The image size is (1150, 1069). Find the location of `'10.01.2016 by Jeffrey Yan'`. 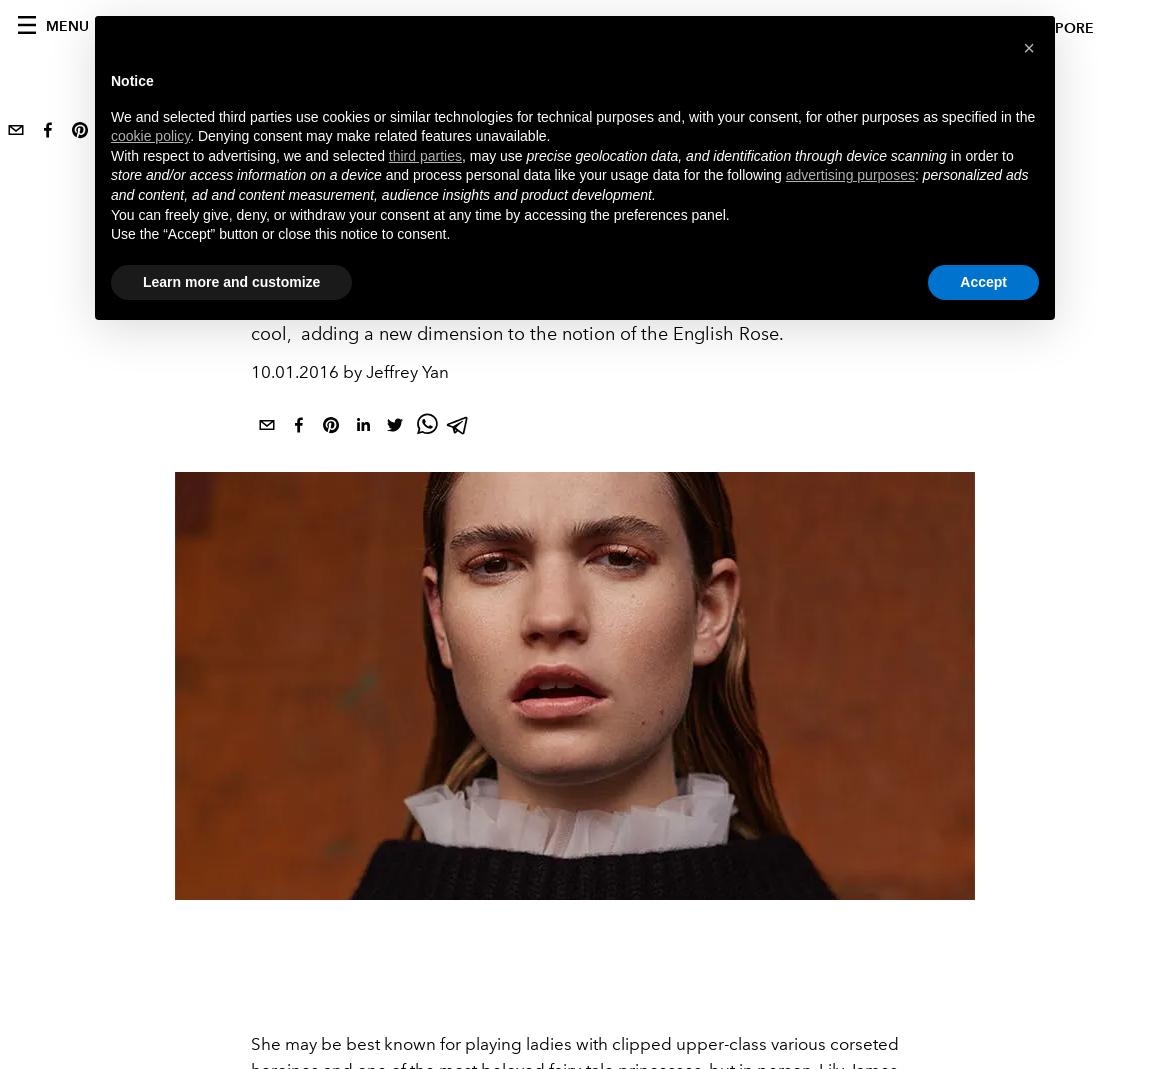

'10.01.2016 by Jeffrey Yan' is located at coordinates (349, 371).